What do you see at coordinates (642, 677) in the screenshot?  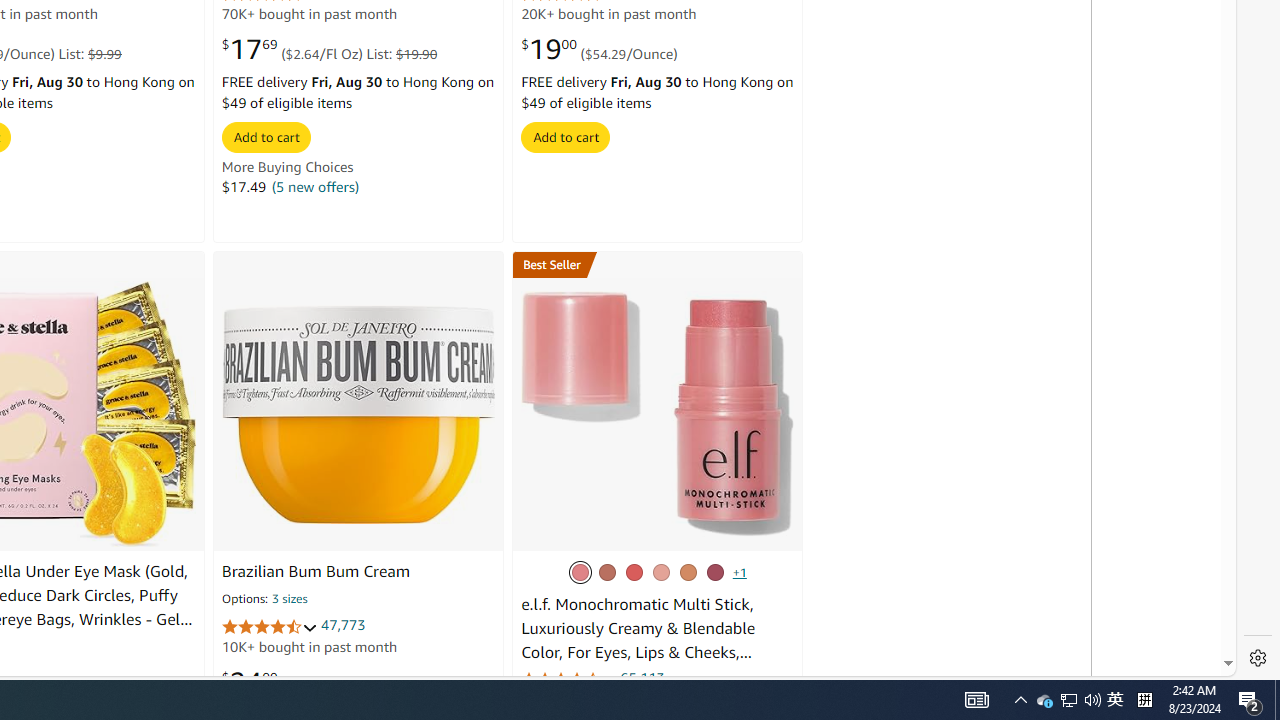 I see `'65,113'` at bounding box center [642, 677].